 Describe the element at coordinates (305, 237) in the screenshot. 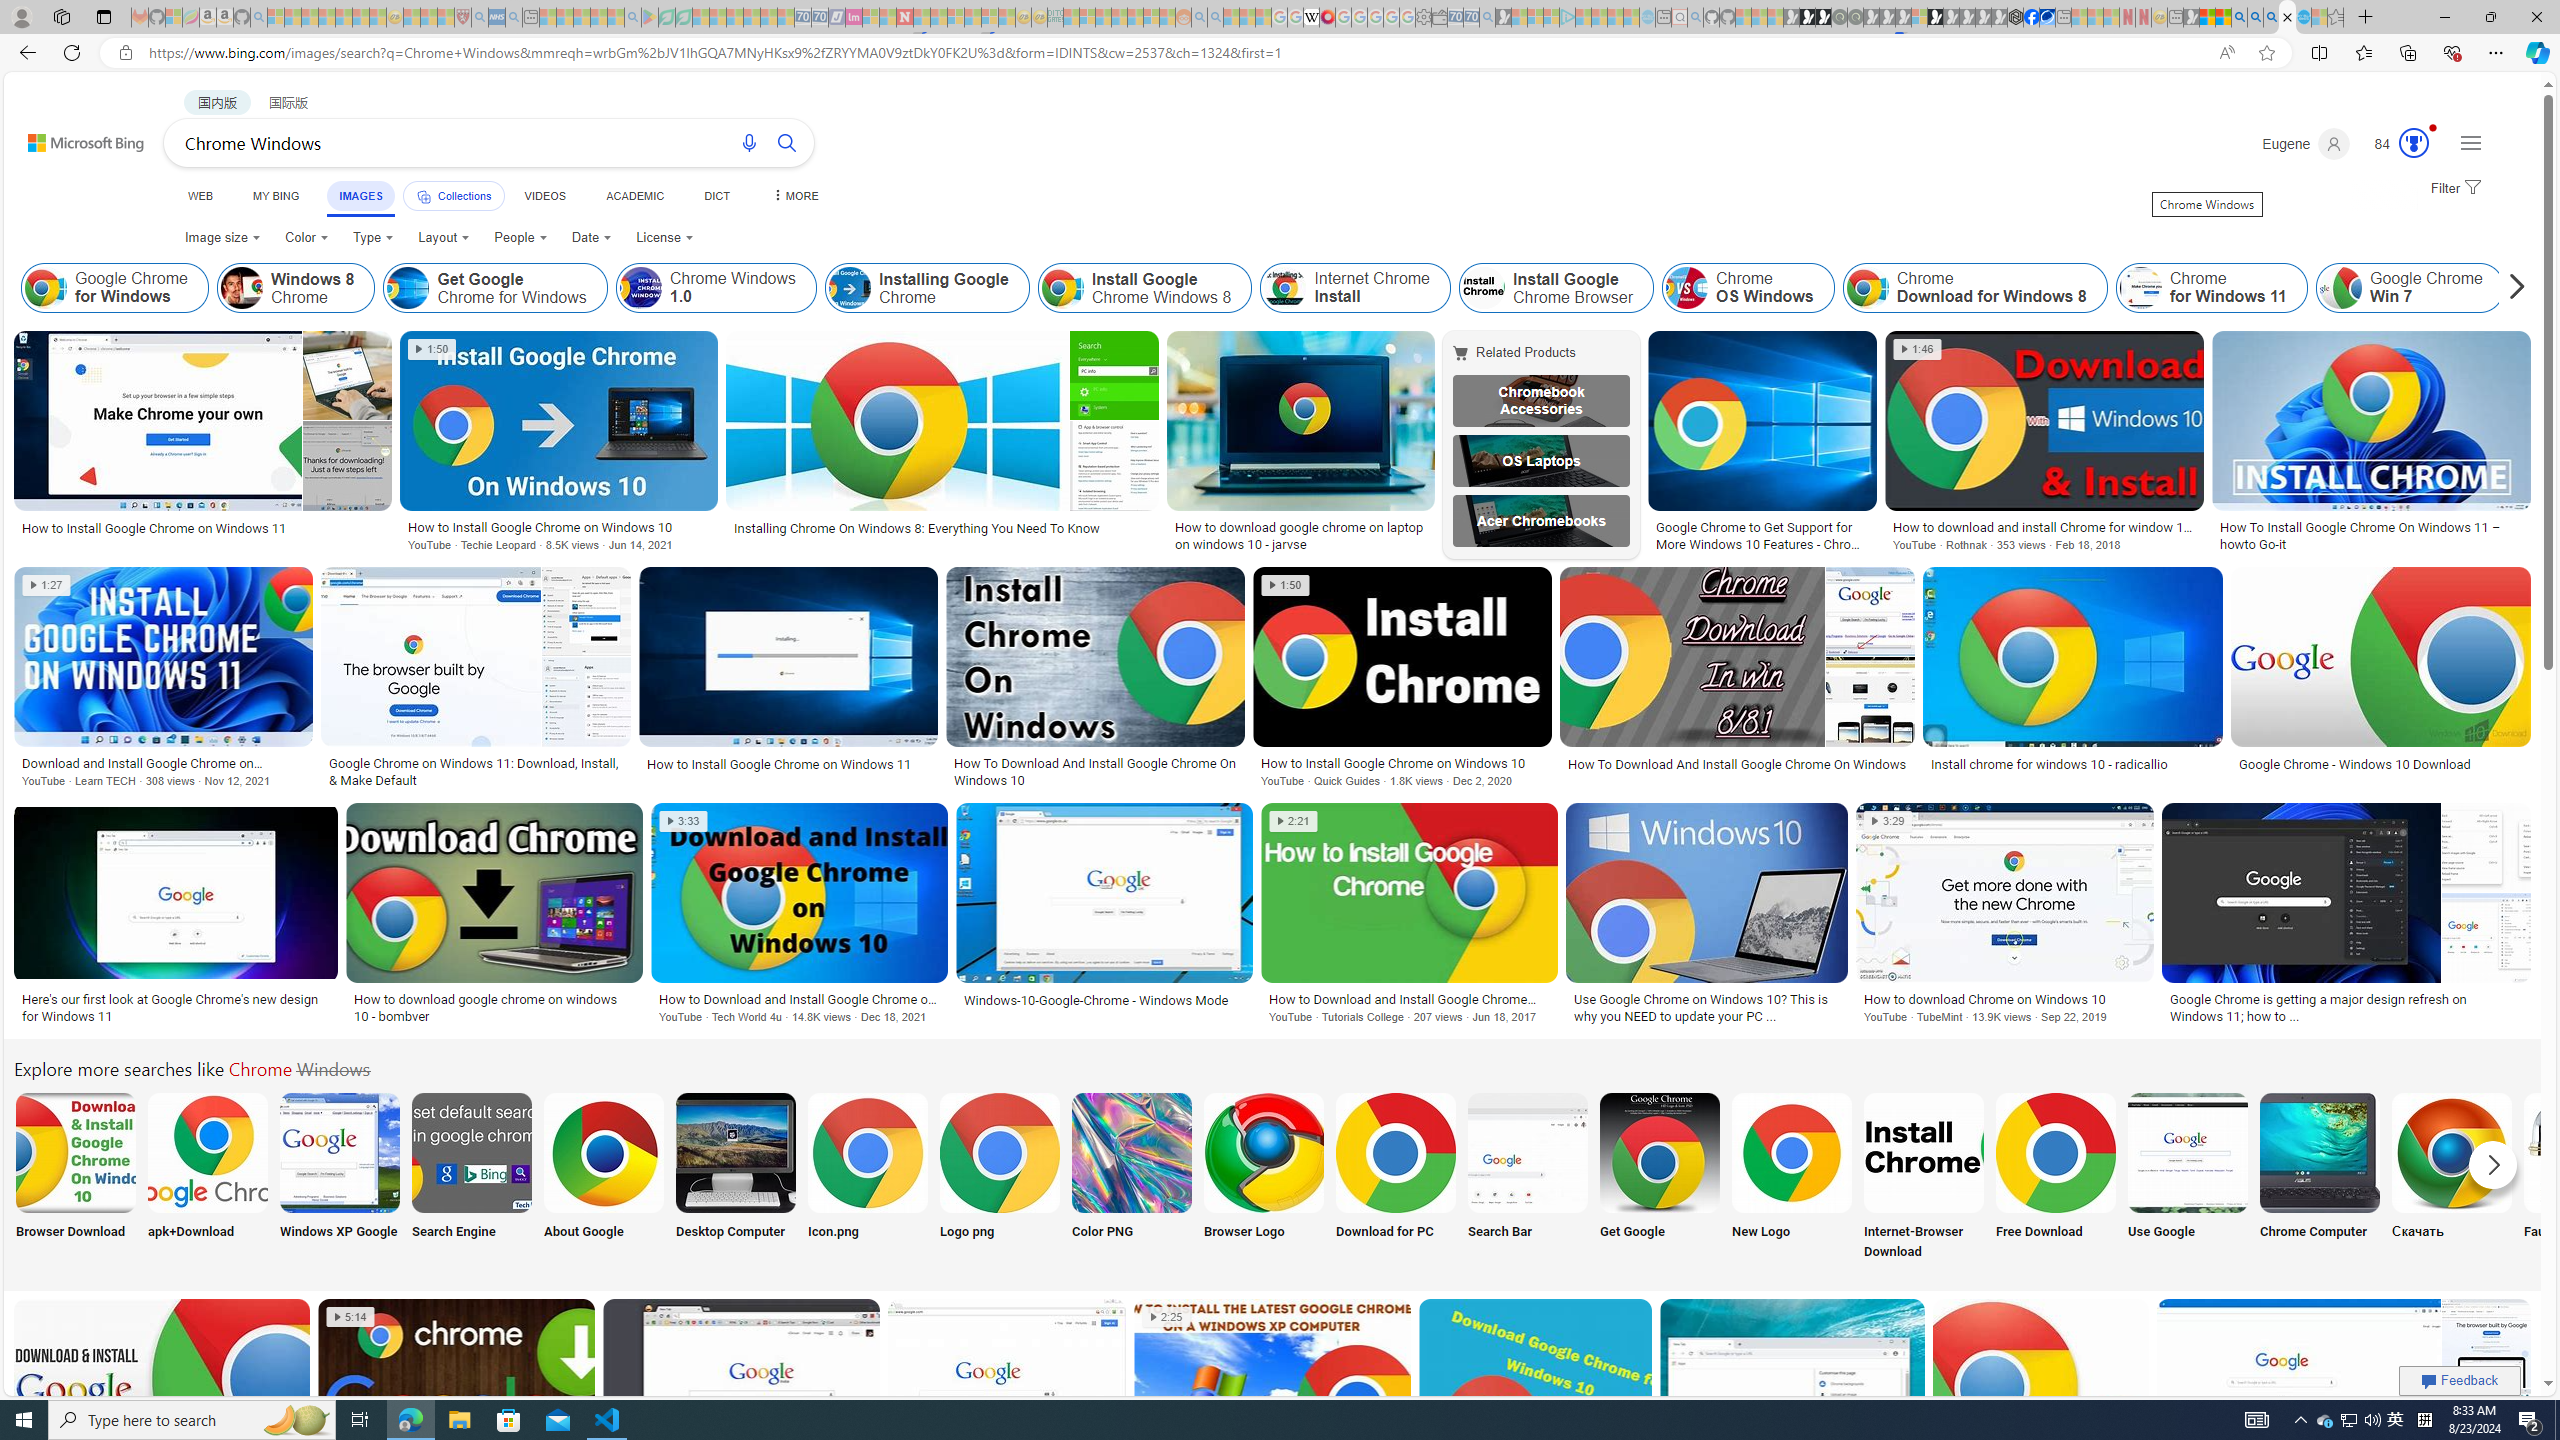

I see `'Color'` at that location.